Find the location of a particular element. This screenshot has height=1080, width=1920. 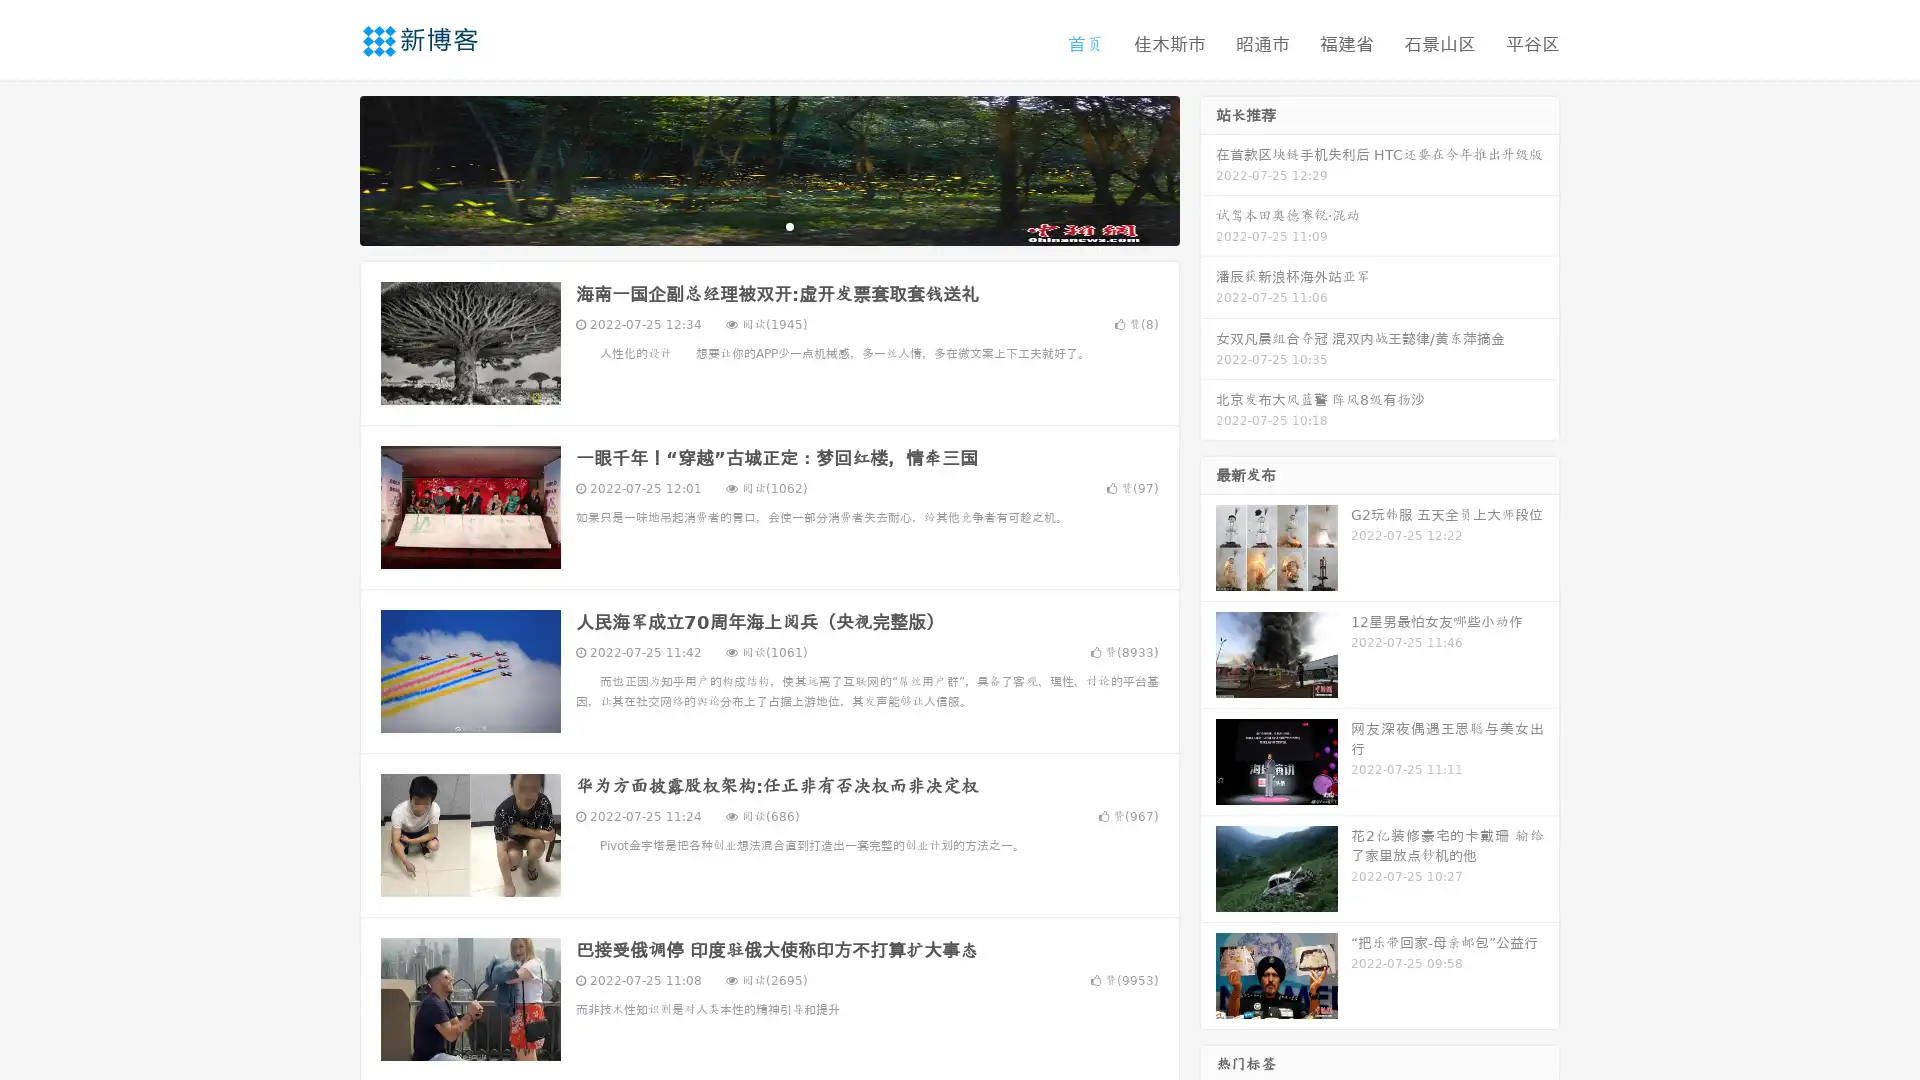

Next slide is located at coordinates (1208, 168).